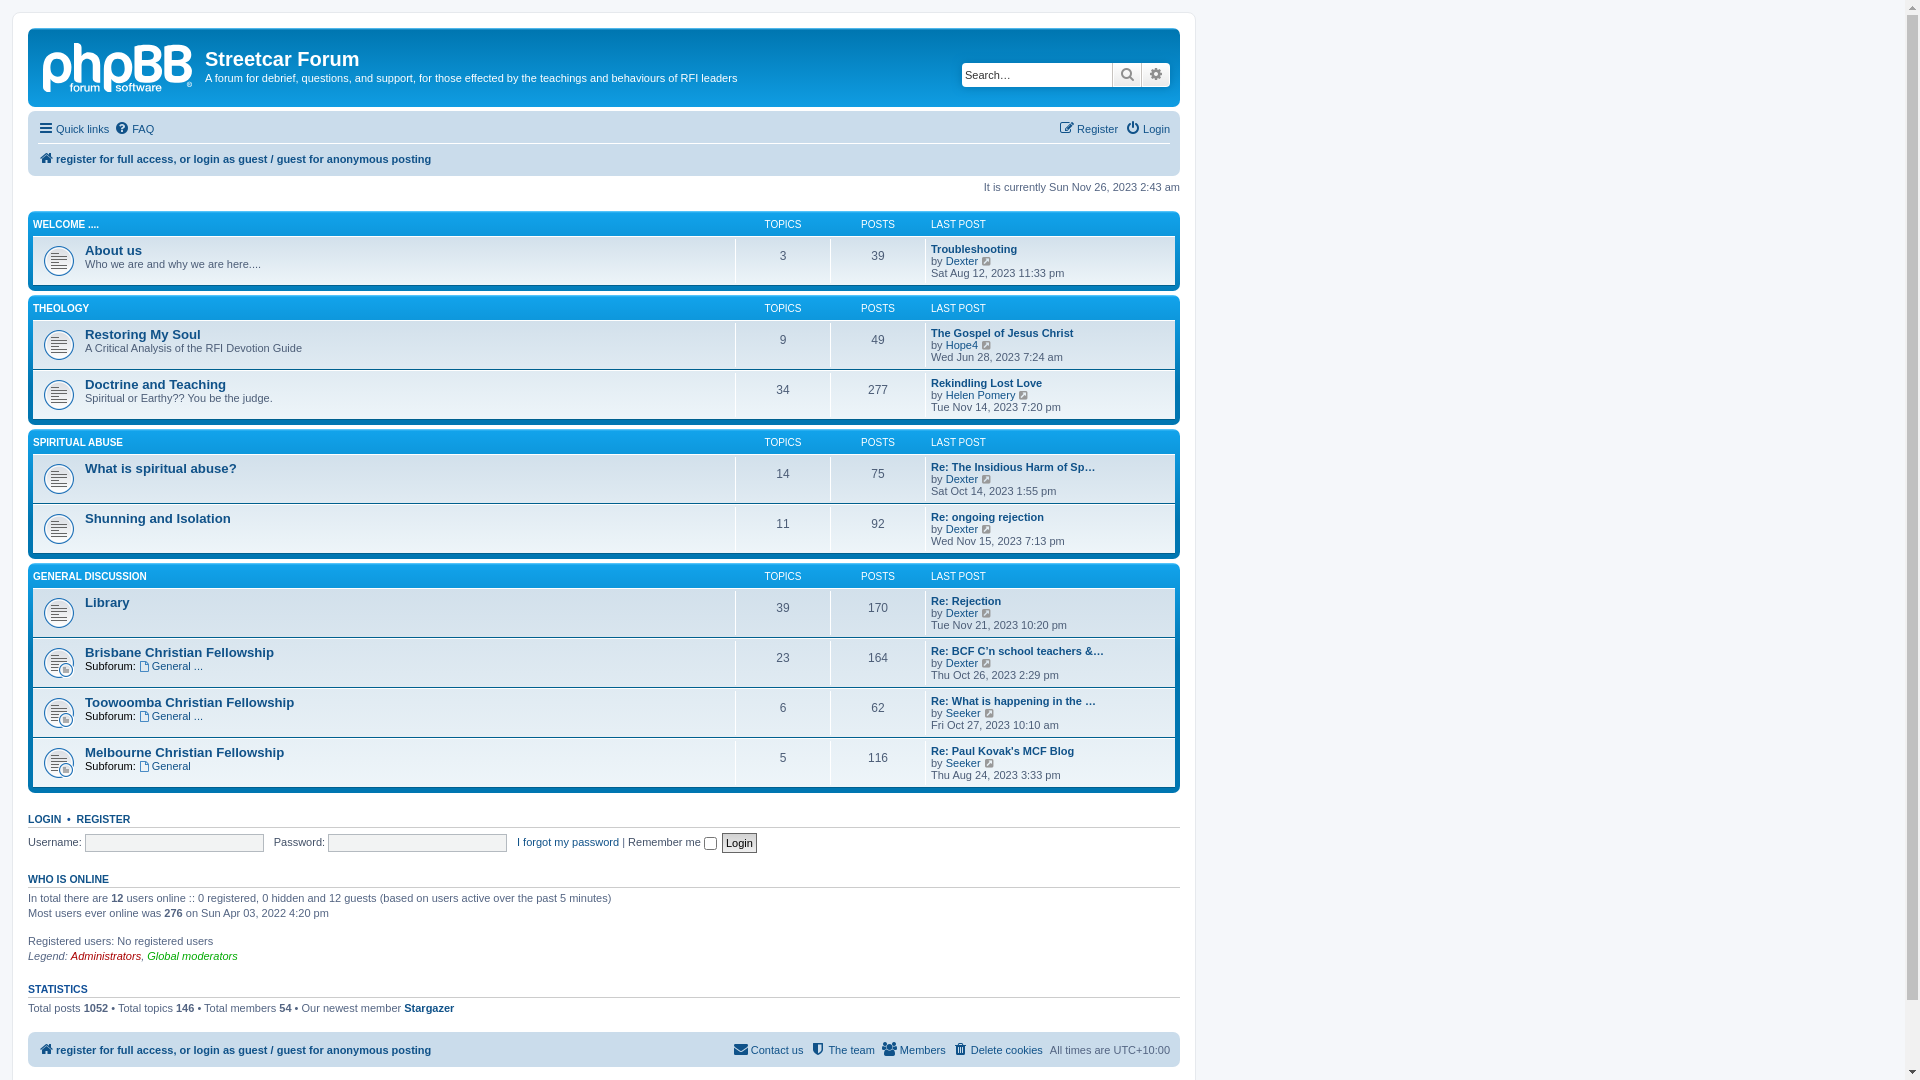 The height and width of the screenshot is (1080, 1920). I want to click on 'Brisbane Christian Fellowship', so click(84, 652).